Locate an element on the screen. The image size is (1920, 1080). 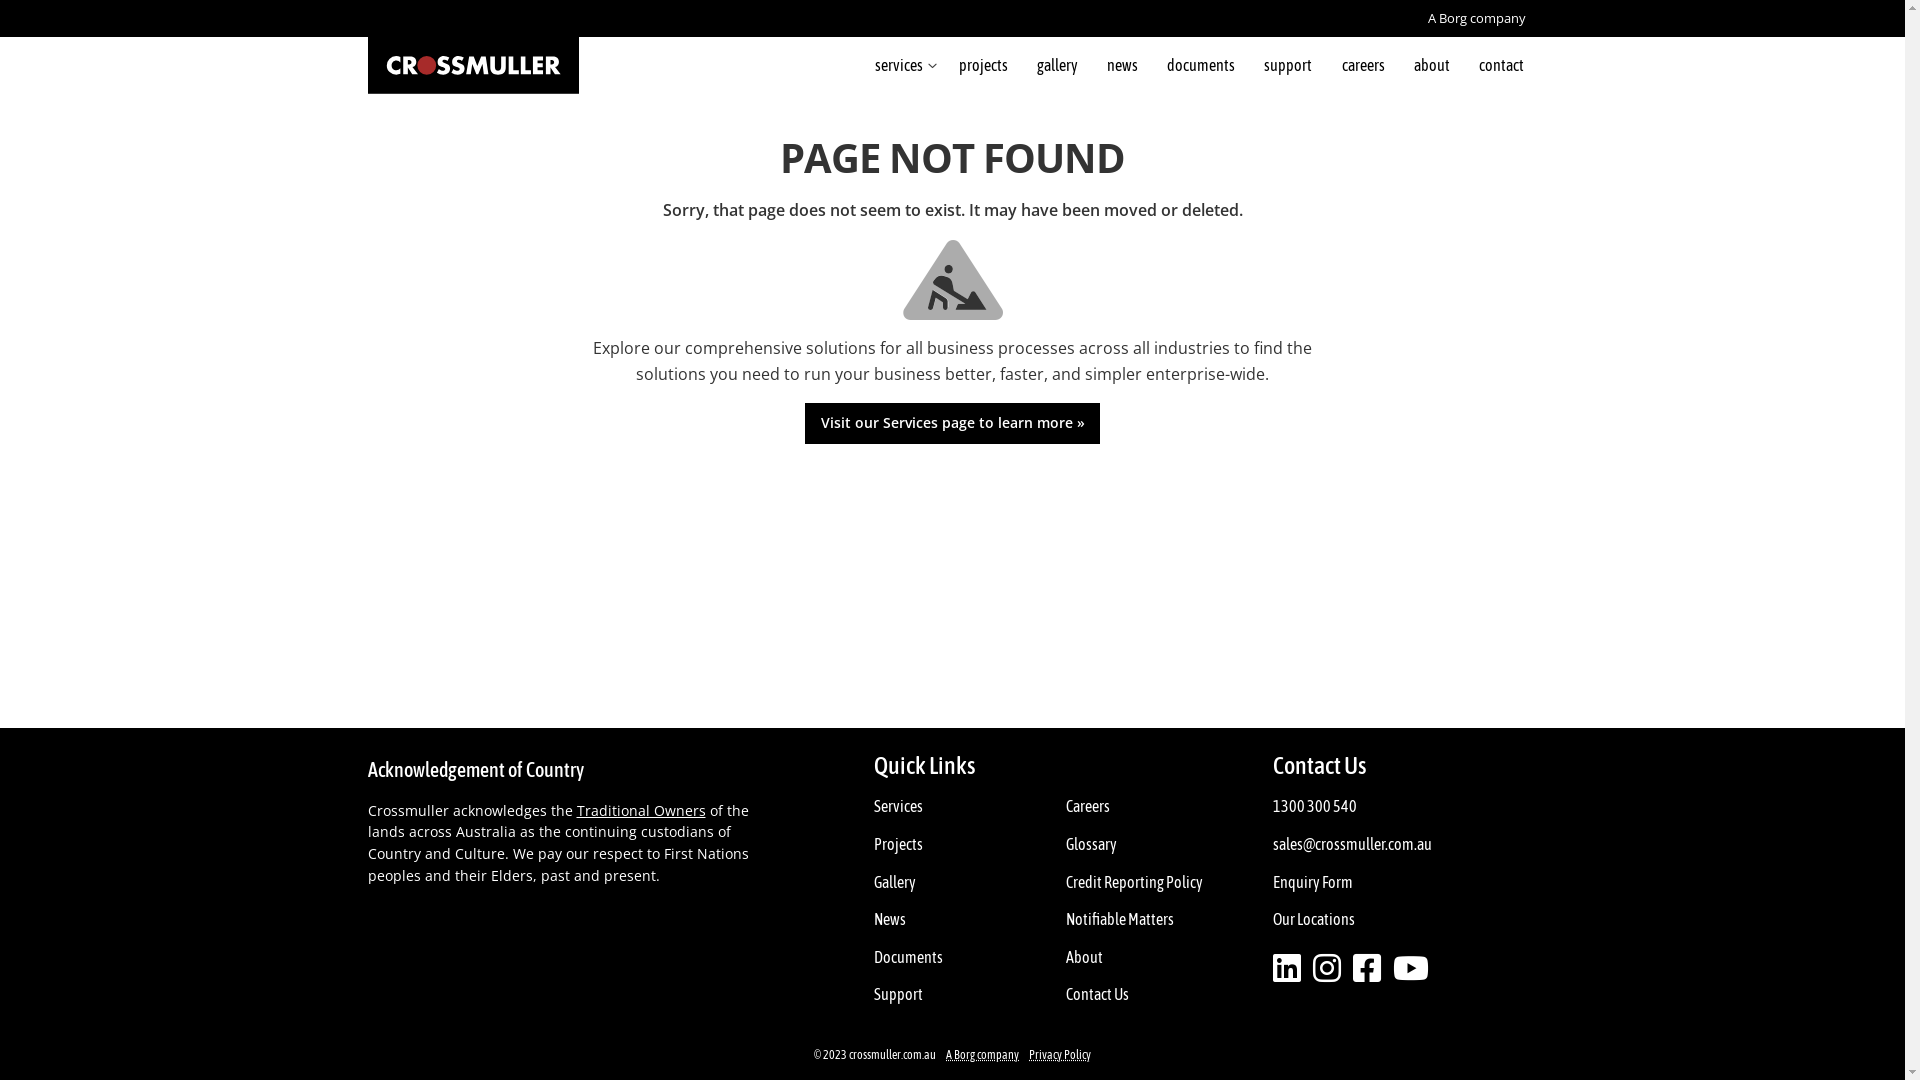
'Contact Us' is located at coordinates (1096, 995).